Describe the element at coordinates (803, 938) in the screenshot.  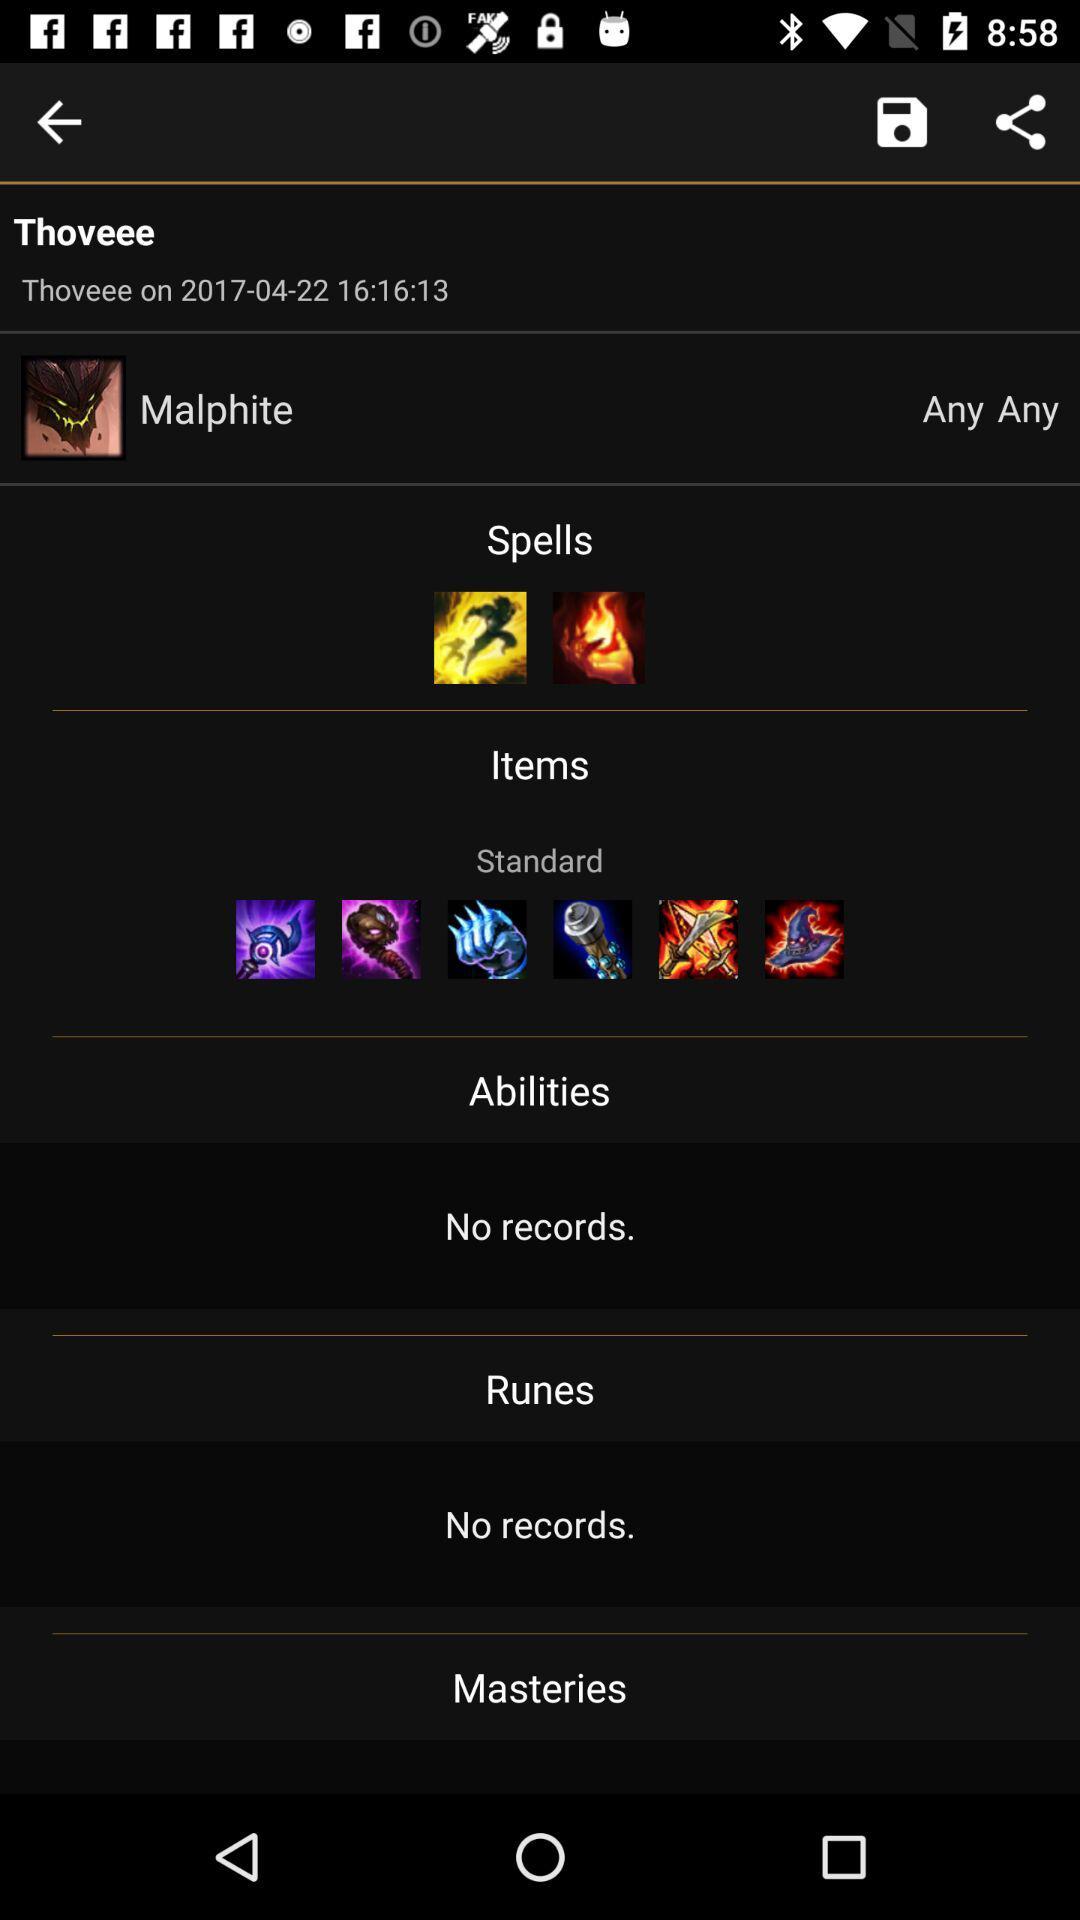
I see `icon on the right` at that location.